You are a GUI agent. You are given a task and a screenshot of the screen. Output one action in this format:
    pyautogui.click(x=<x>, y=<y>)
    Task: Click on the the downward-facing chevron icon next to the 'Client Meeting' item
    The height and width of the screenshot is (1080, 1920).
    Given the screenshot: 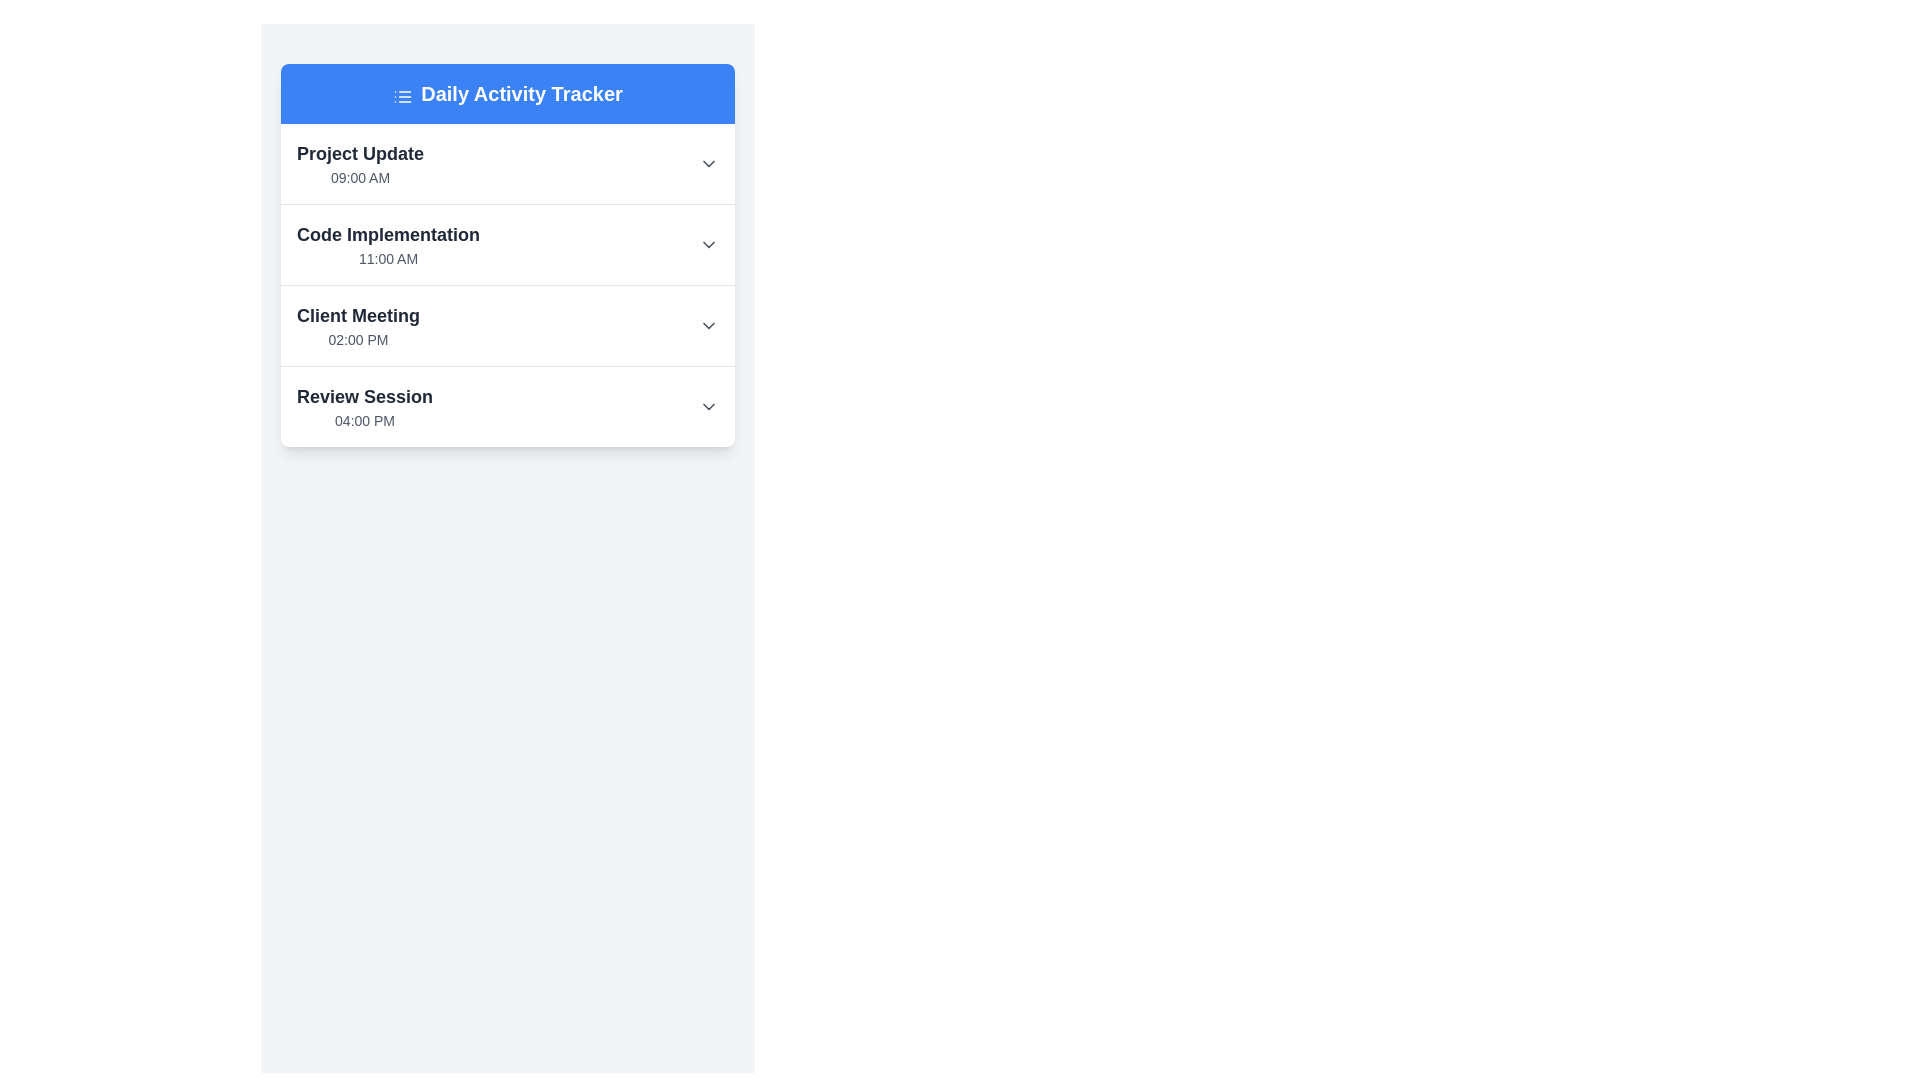 What is the action you would take?
    pyautogui.click(x=709, y=325)
    